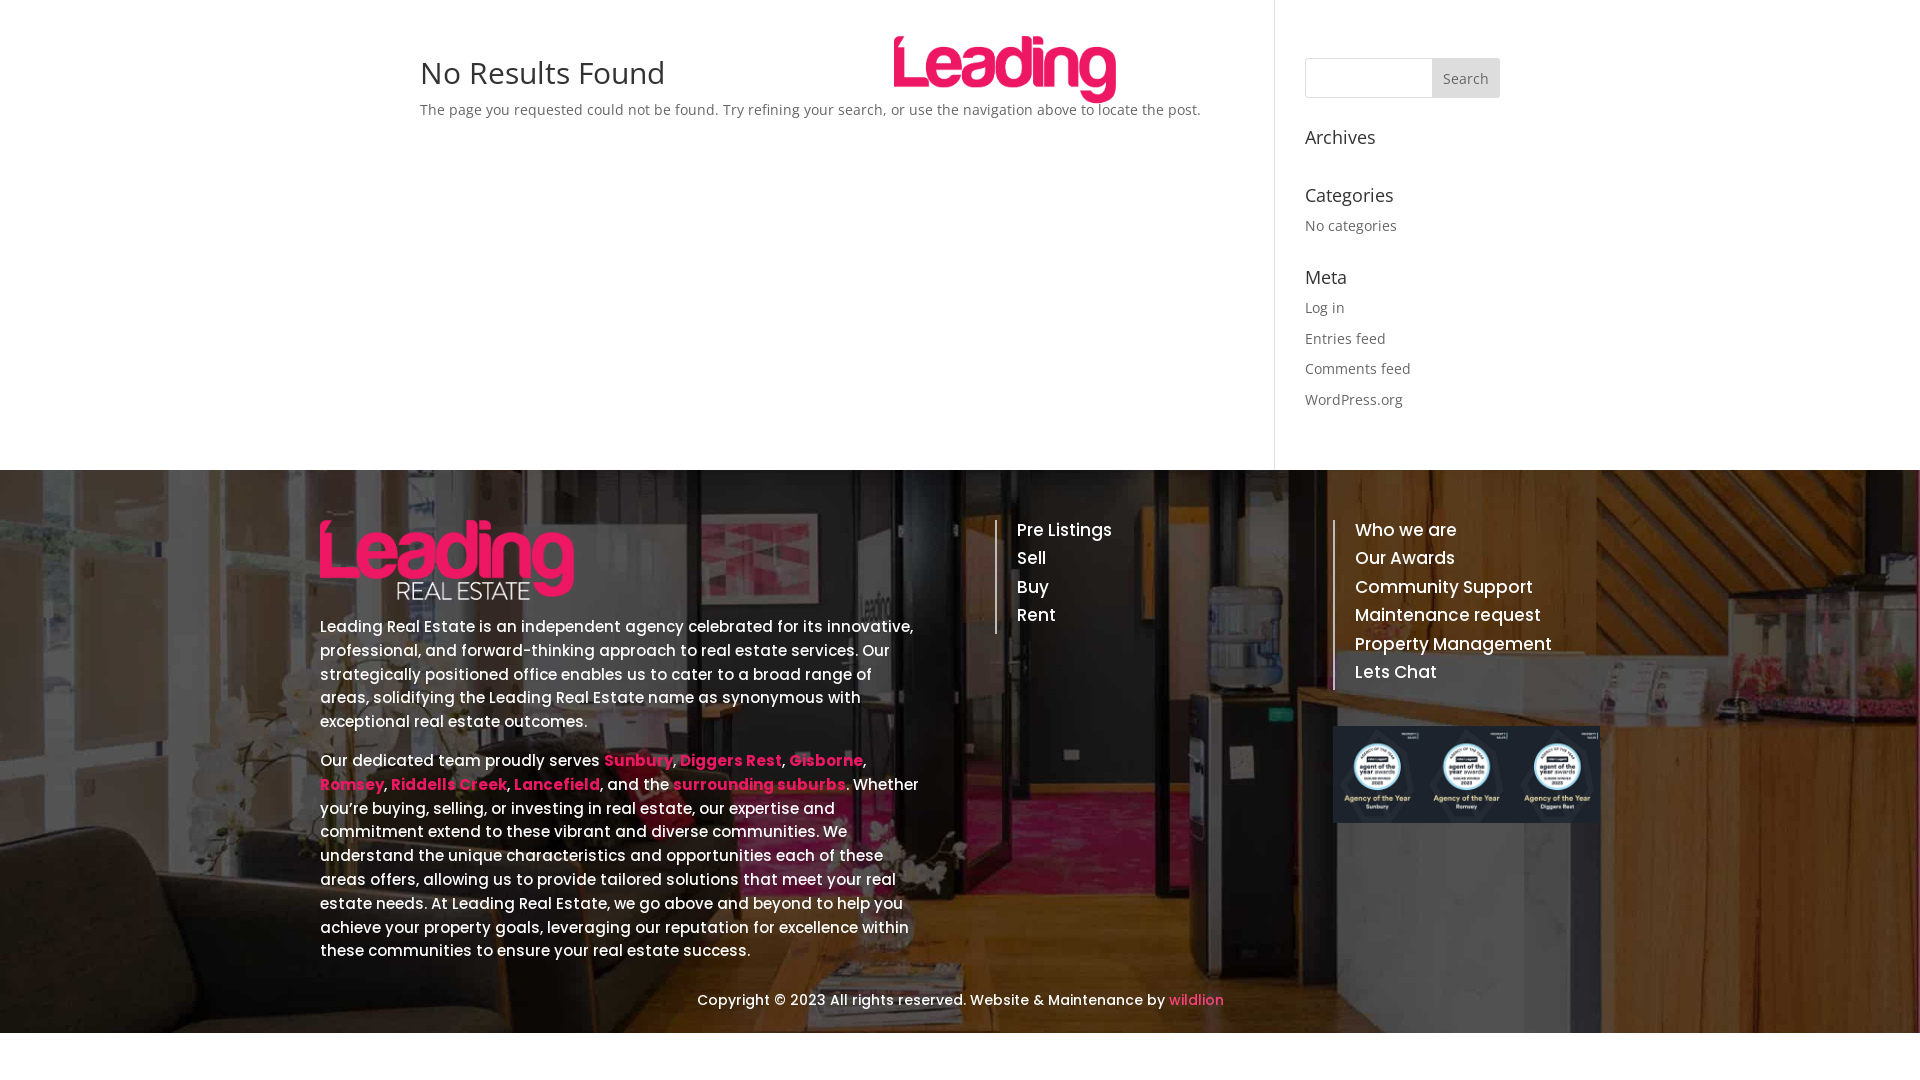 The image size is (1920, 1080). What do you see at coordinates (1466, 617) in the screenshot?
I see `'Maintenance request'` at bounding box center [1466, 617].